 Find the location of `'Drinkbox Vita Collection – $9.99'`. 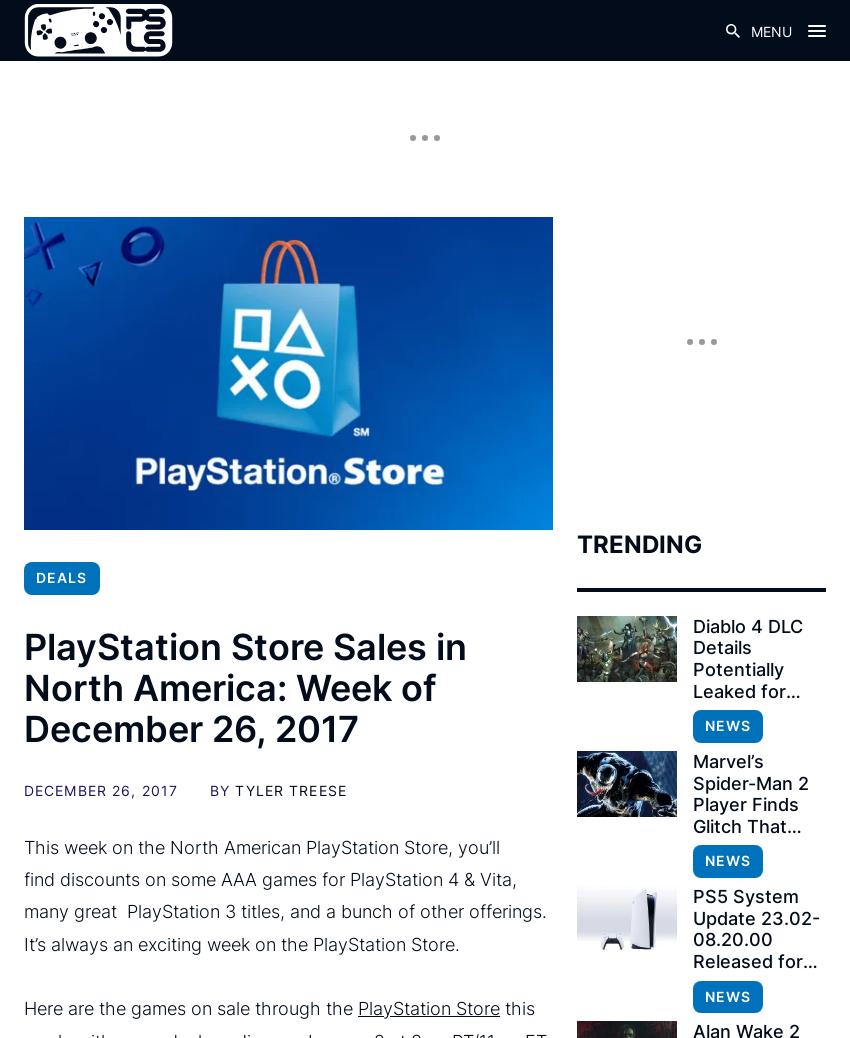

'Drinkbox Vita Collection – $9.99' is located at coordinates (236, 492).